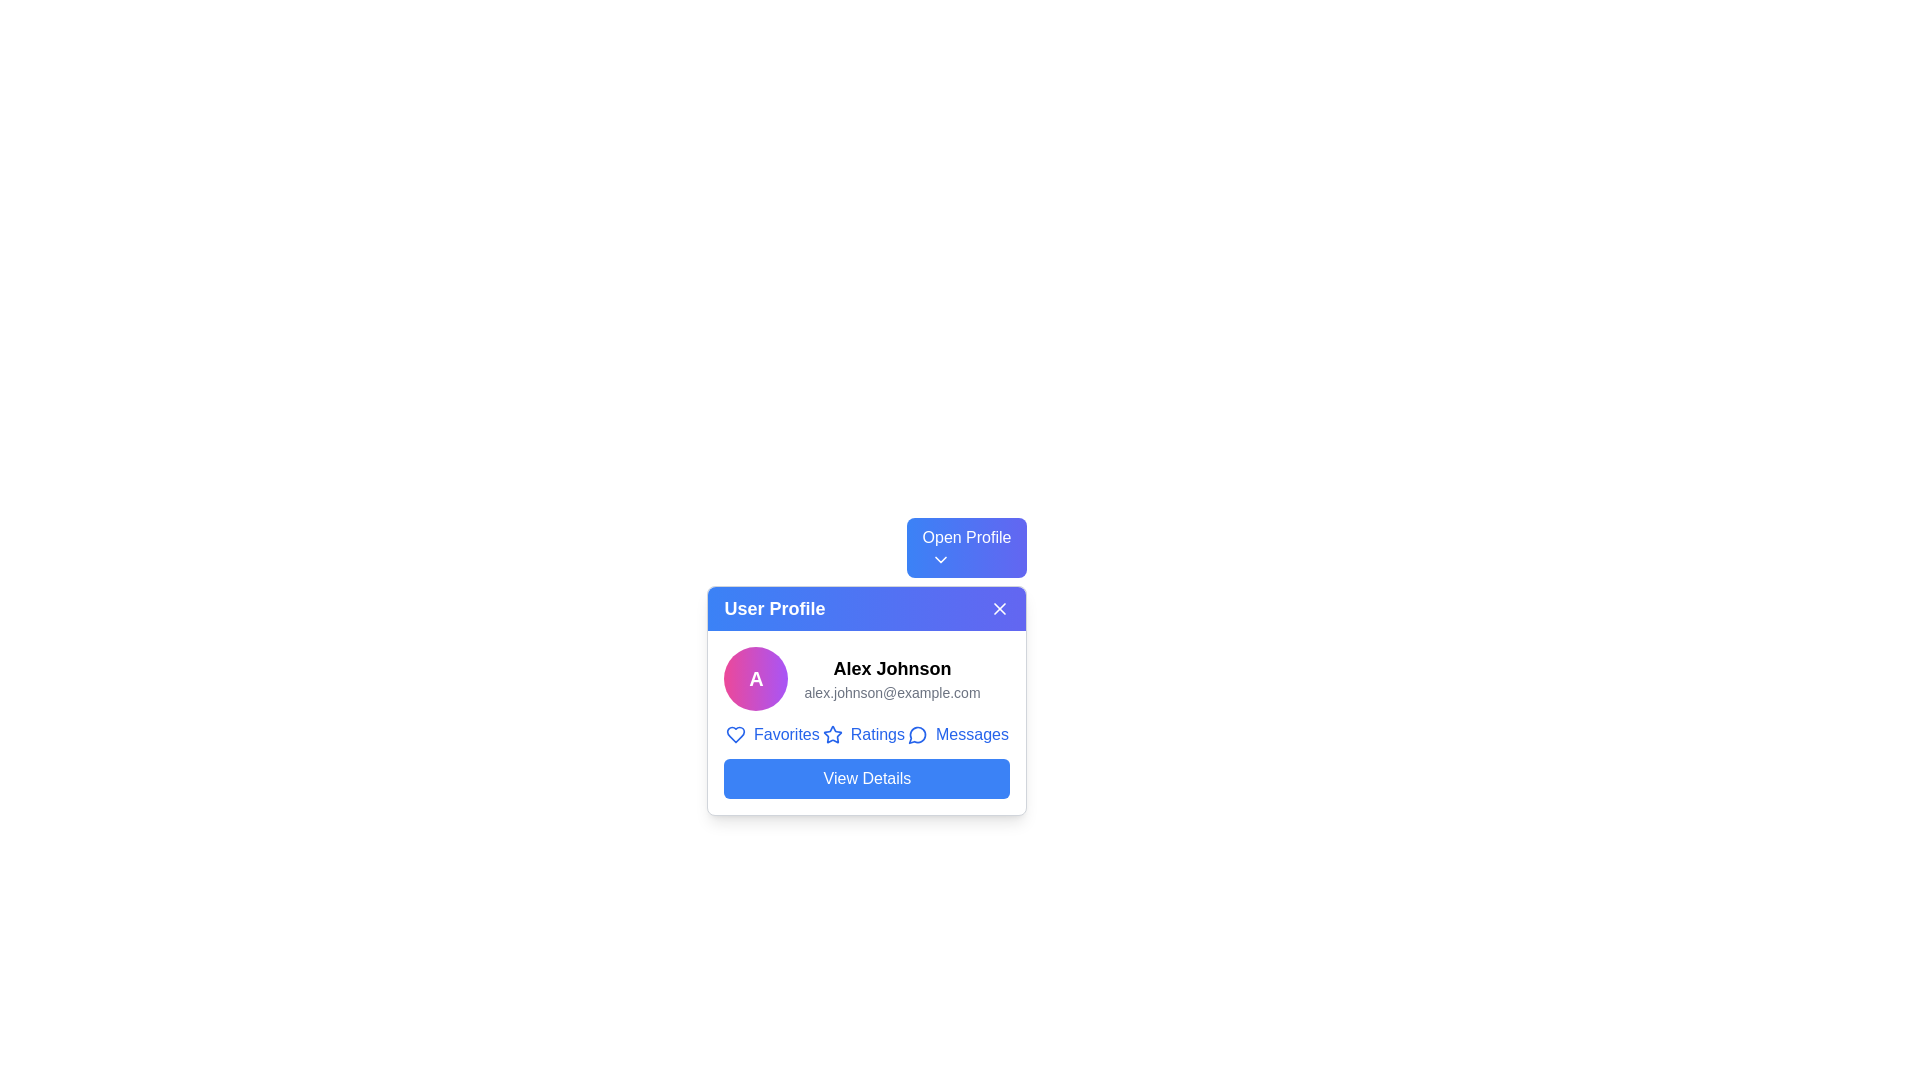 The image size is (1920, 1080). I want to click on the close button, which is a small cross-shaped icon, located in the top-right corner of the 'User Profile' card, so click(1000, 608).